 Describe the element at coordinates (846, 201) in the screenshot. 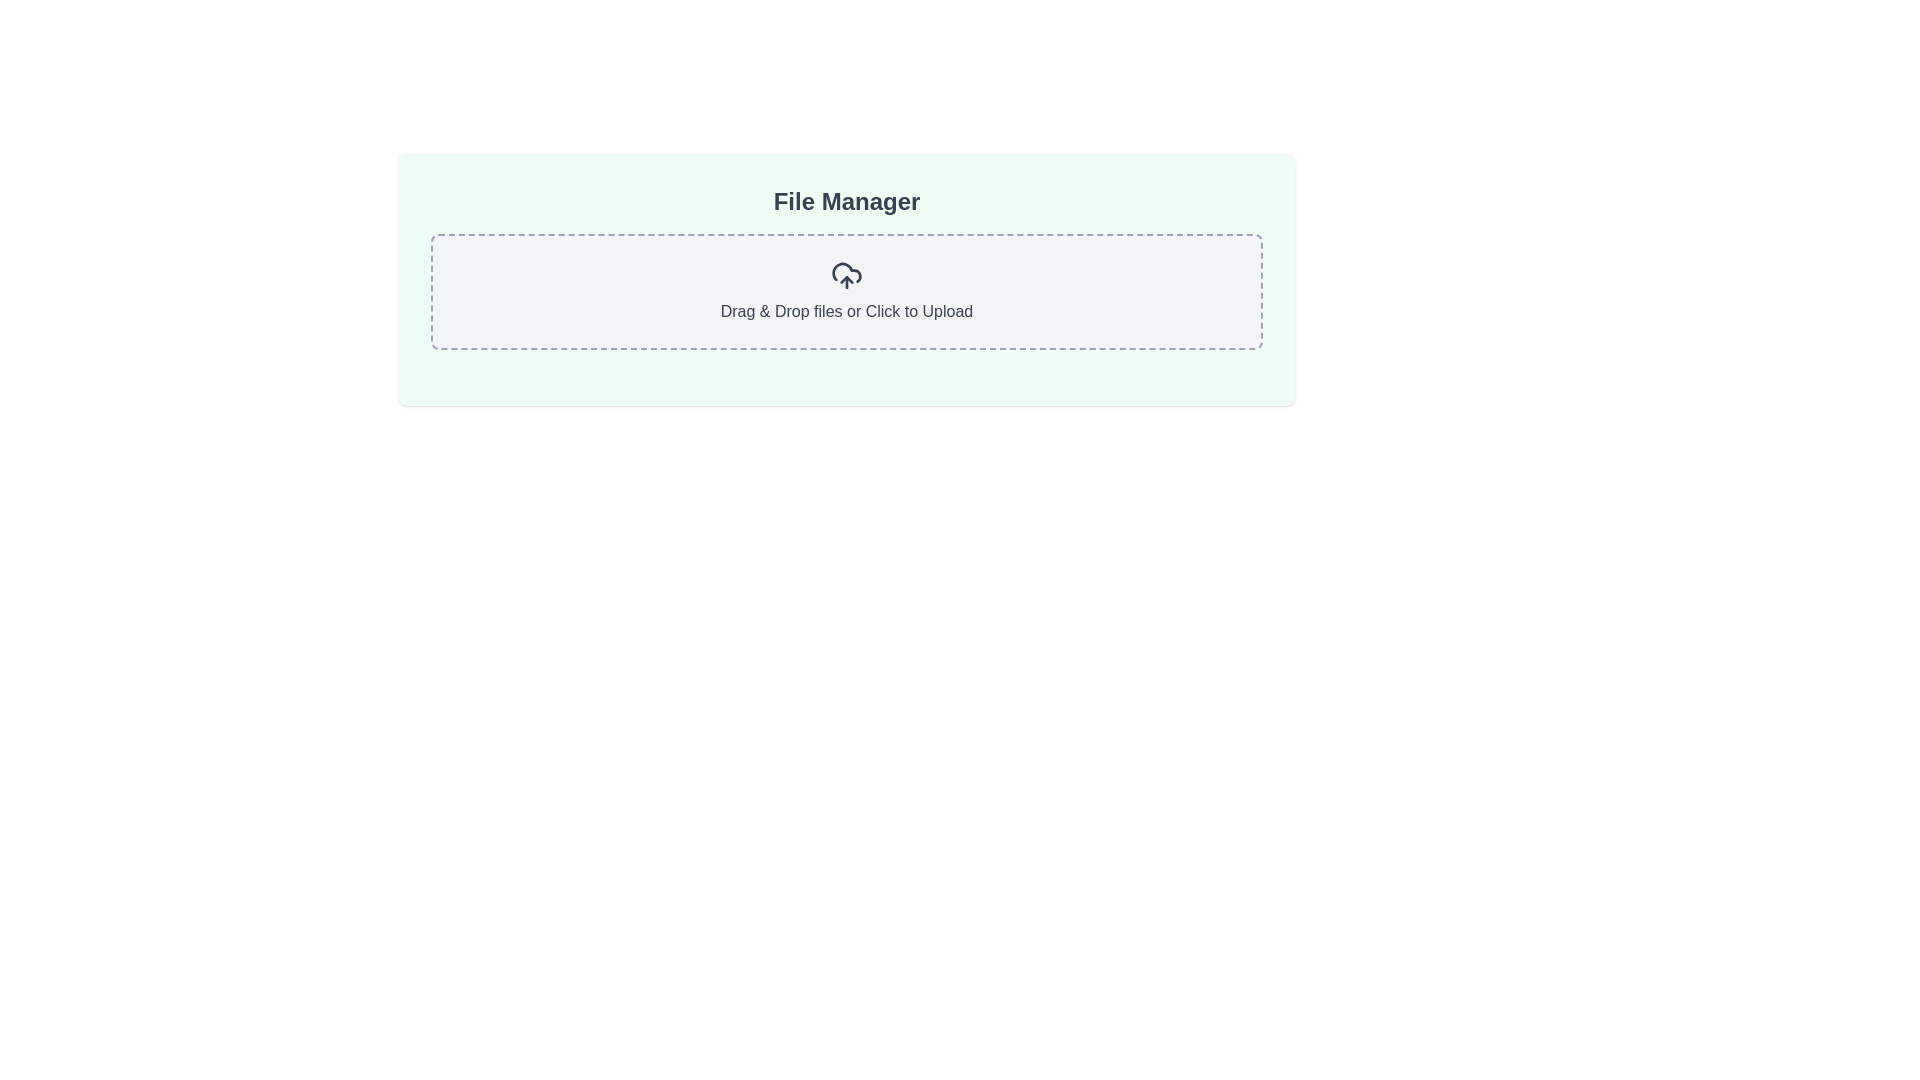

I see `the Text Label that serves as a header for the file management interface, located at the top-center of the interface, above the section for drag and drop or upload instructions` at that location.